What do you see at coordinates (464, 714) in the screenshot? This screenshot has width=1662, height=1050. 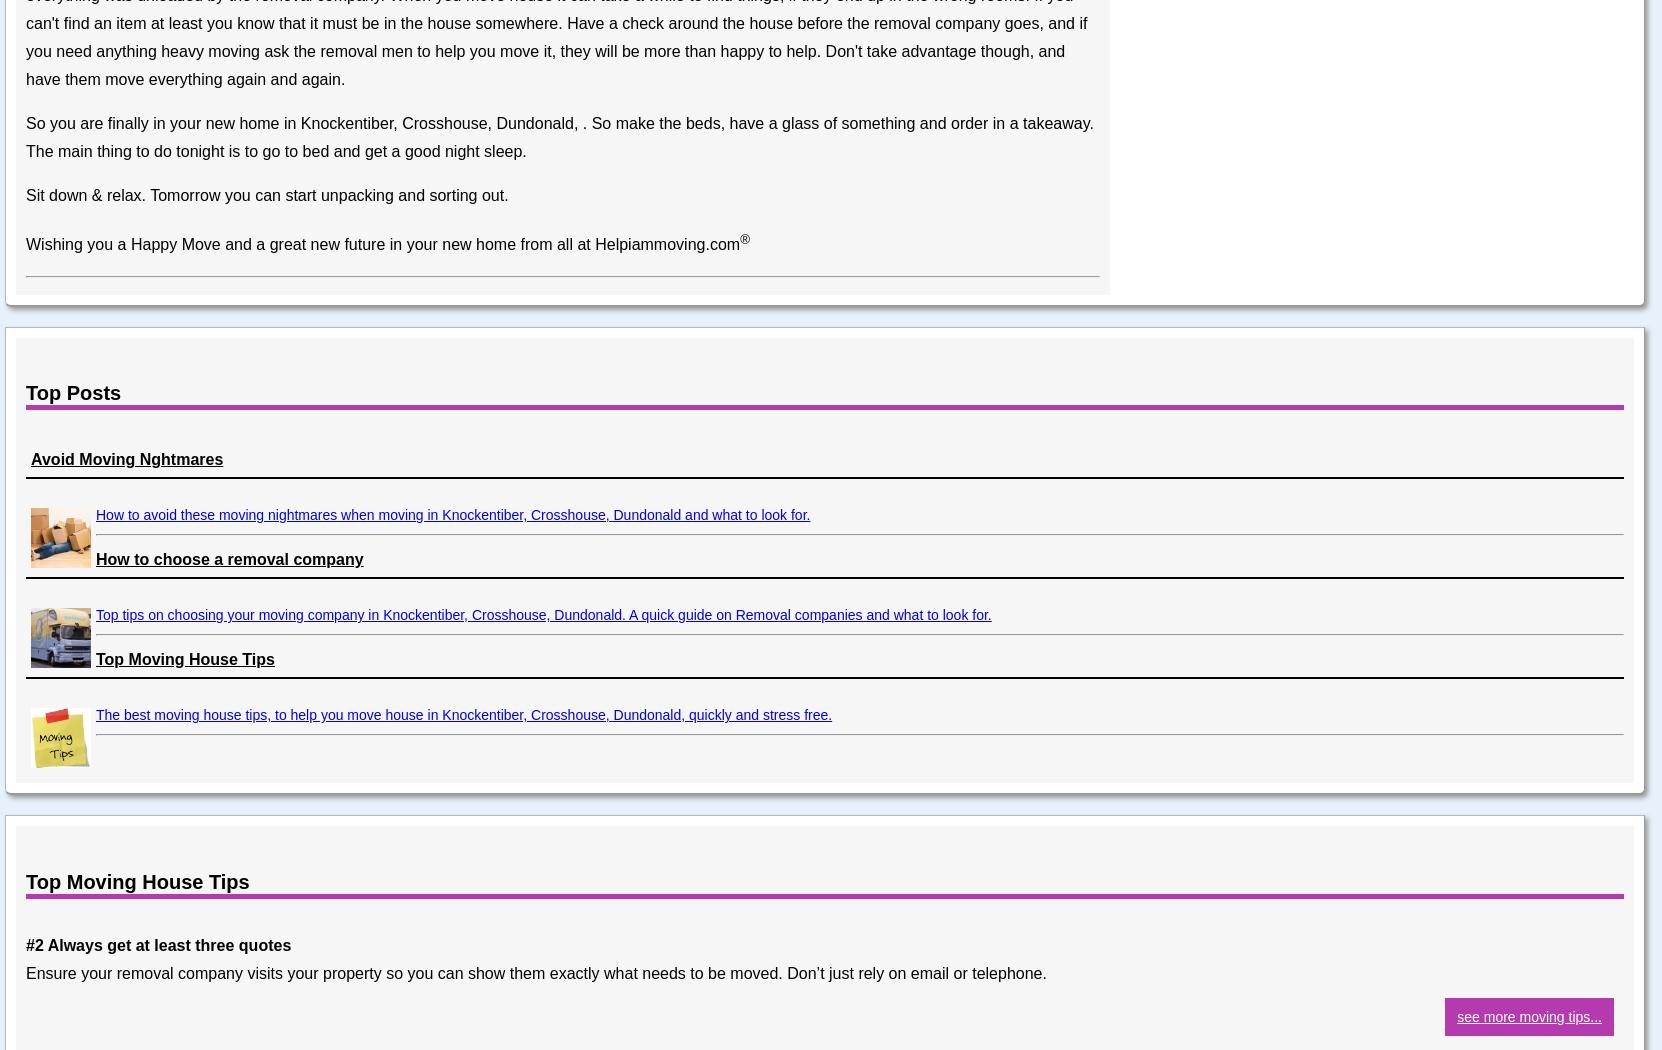 I see `'The best moving house tips, to help you move house in Knockentiber, Crosshouse, Dundonald, quickly and stress free.'` at bounding box center [464, 714].